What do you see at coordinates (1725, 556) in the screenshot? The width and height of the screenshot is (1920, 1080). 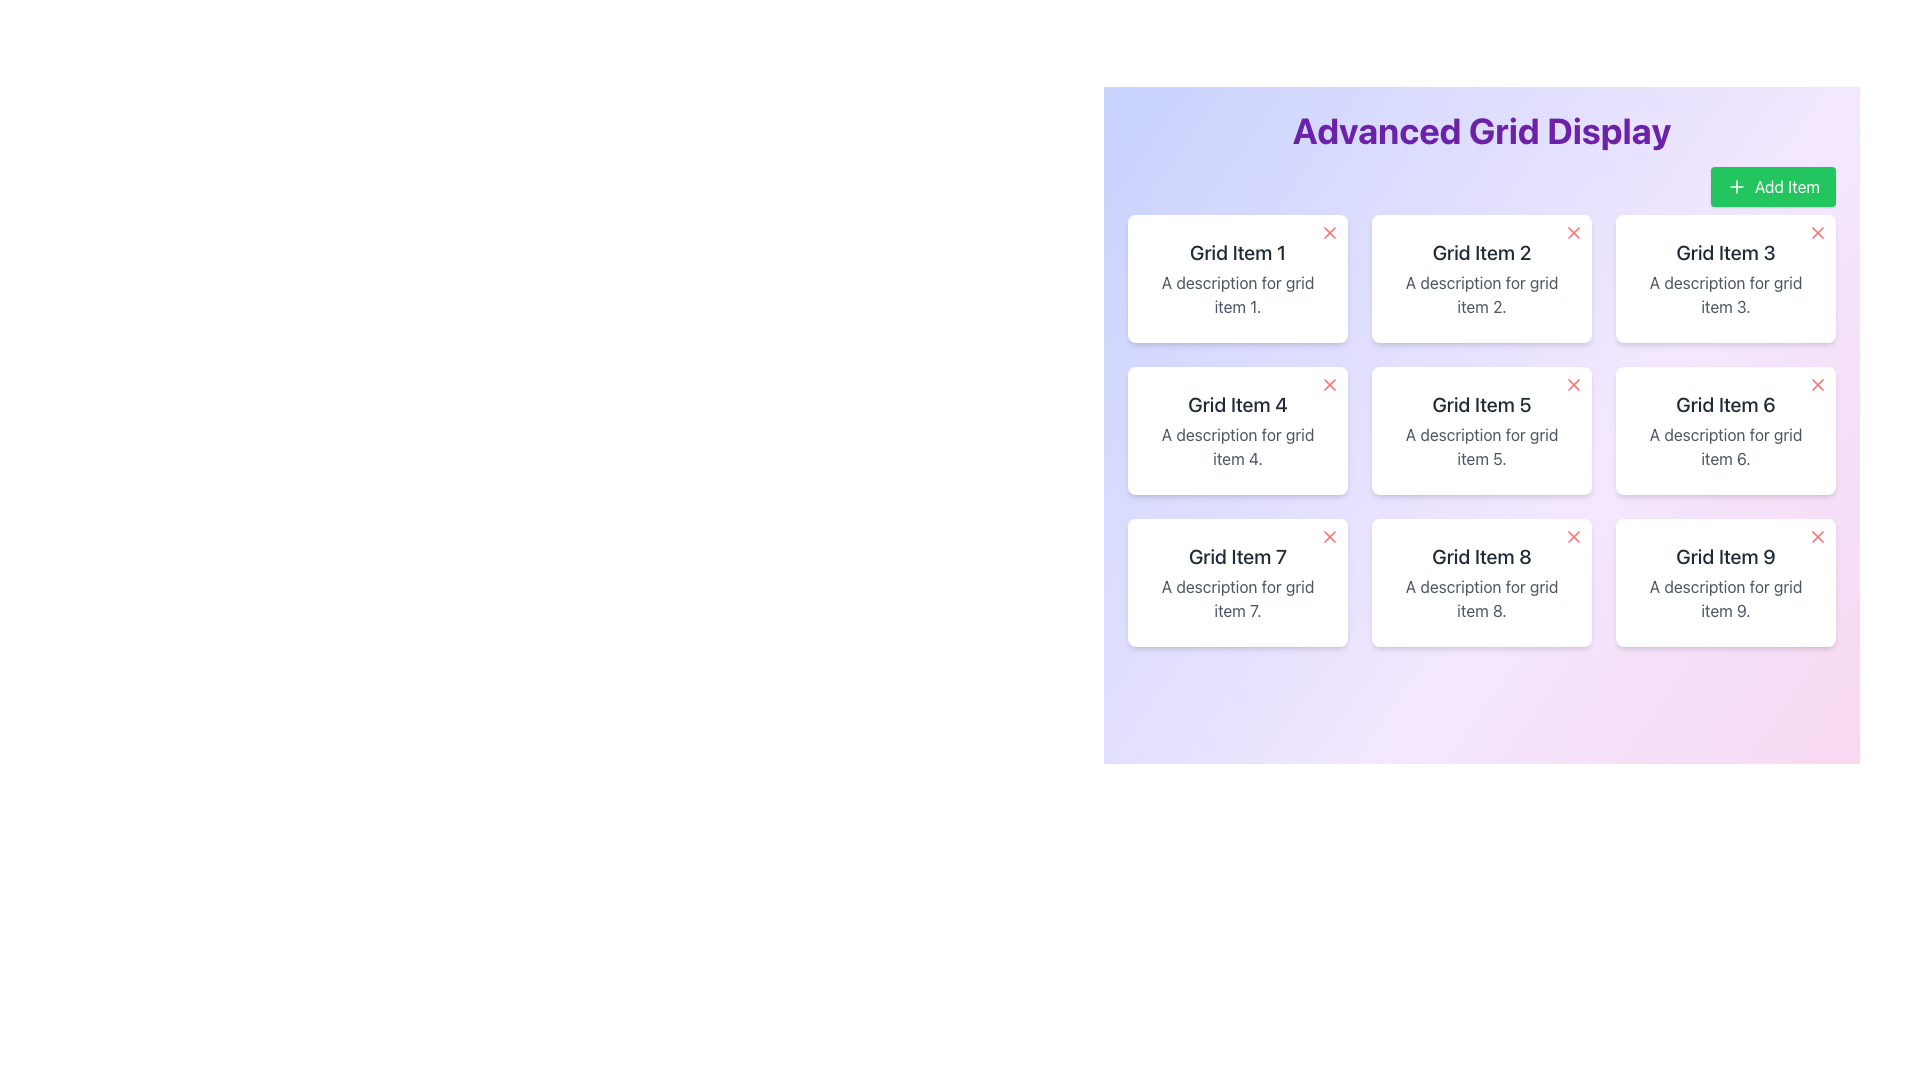 I see `context of the text label that serves as the title for the bottom-right card in a 3x3 grid layout` at bounding box center [1725, 556].